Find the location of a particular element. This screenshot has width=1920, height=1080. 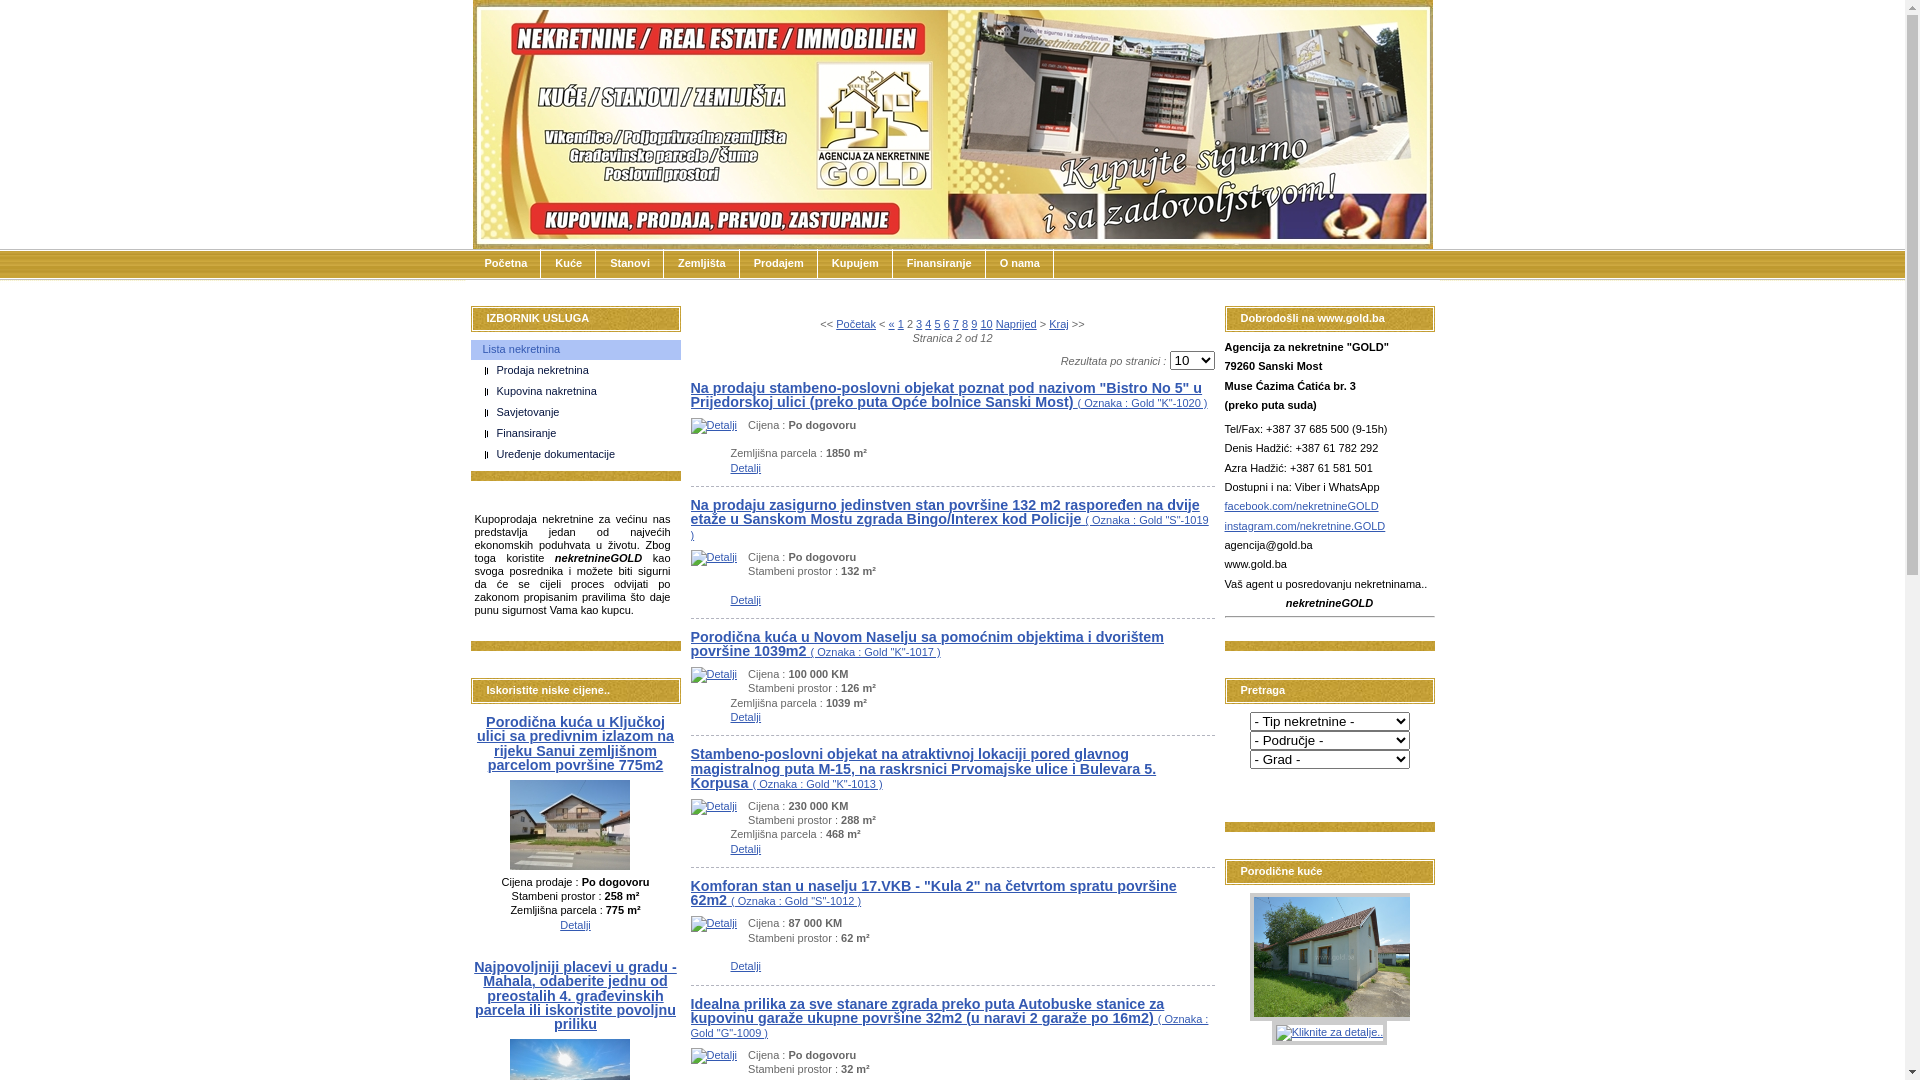

'Detalji' is located at coordinates (728, 716).